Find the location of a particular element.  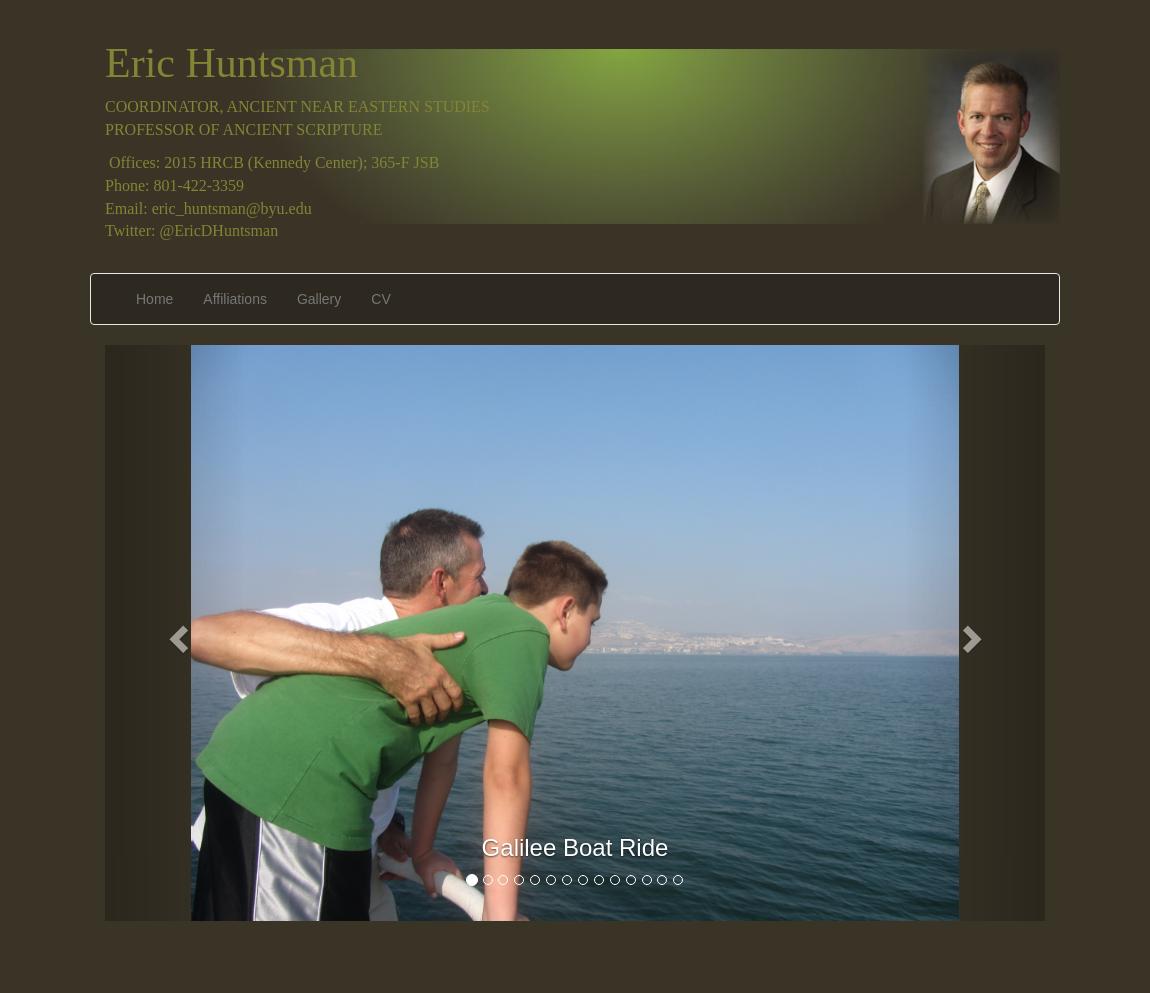

'Offices: 2015 HRCB (Kennedy Center); 365-F JSB' is located at coordinates (270, 160).